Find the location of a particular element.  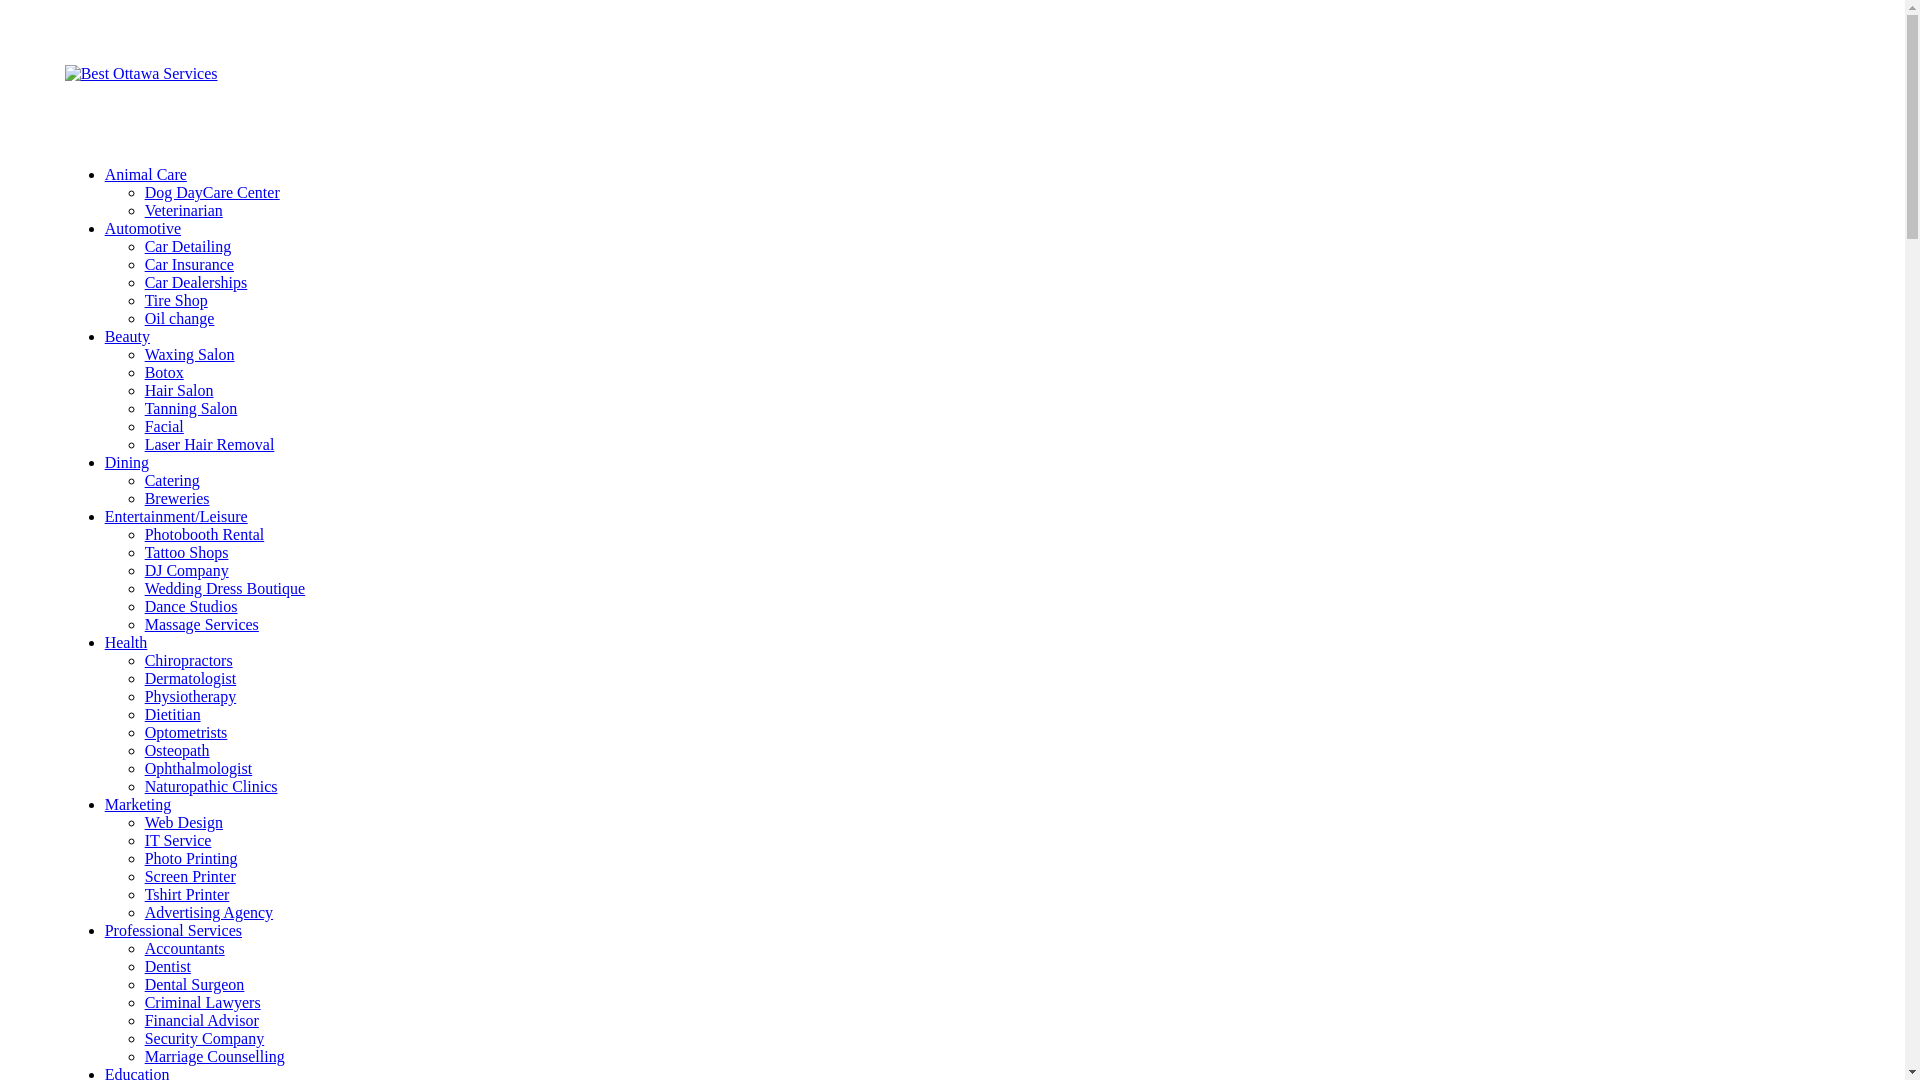

'Dentist' is located at coordinates (168, 965).